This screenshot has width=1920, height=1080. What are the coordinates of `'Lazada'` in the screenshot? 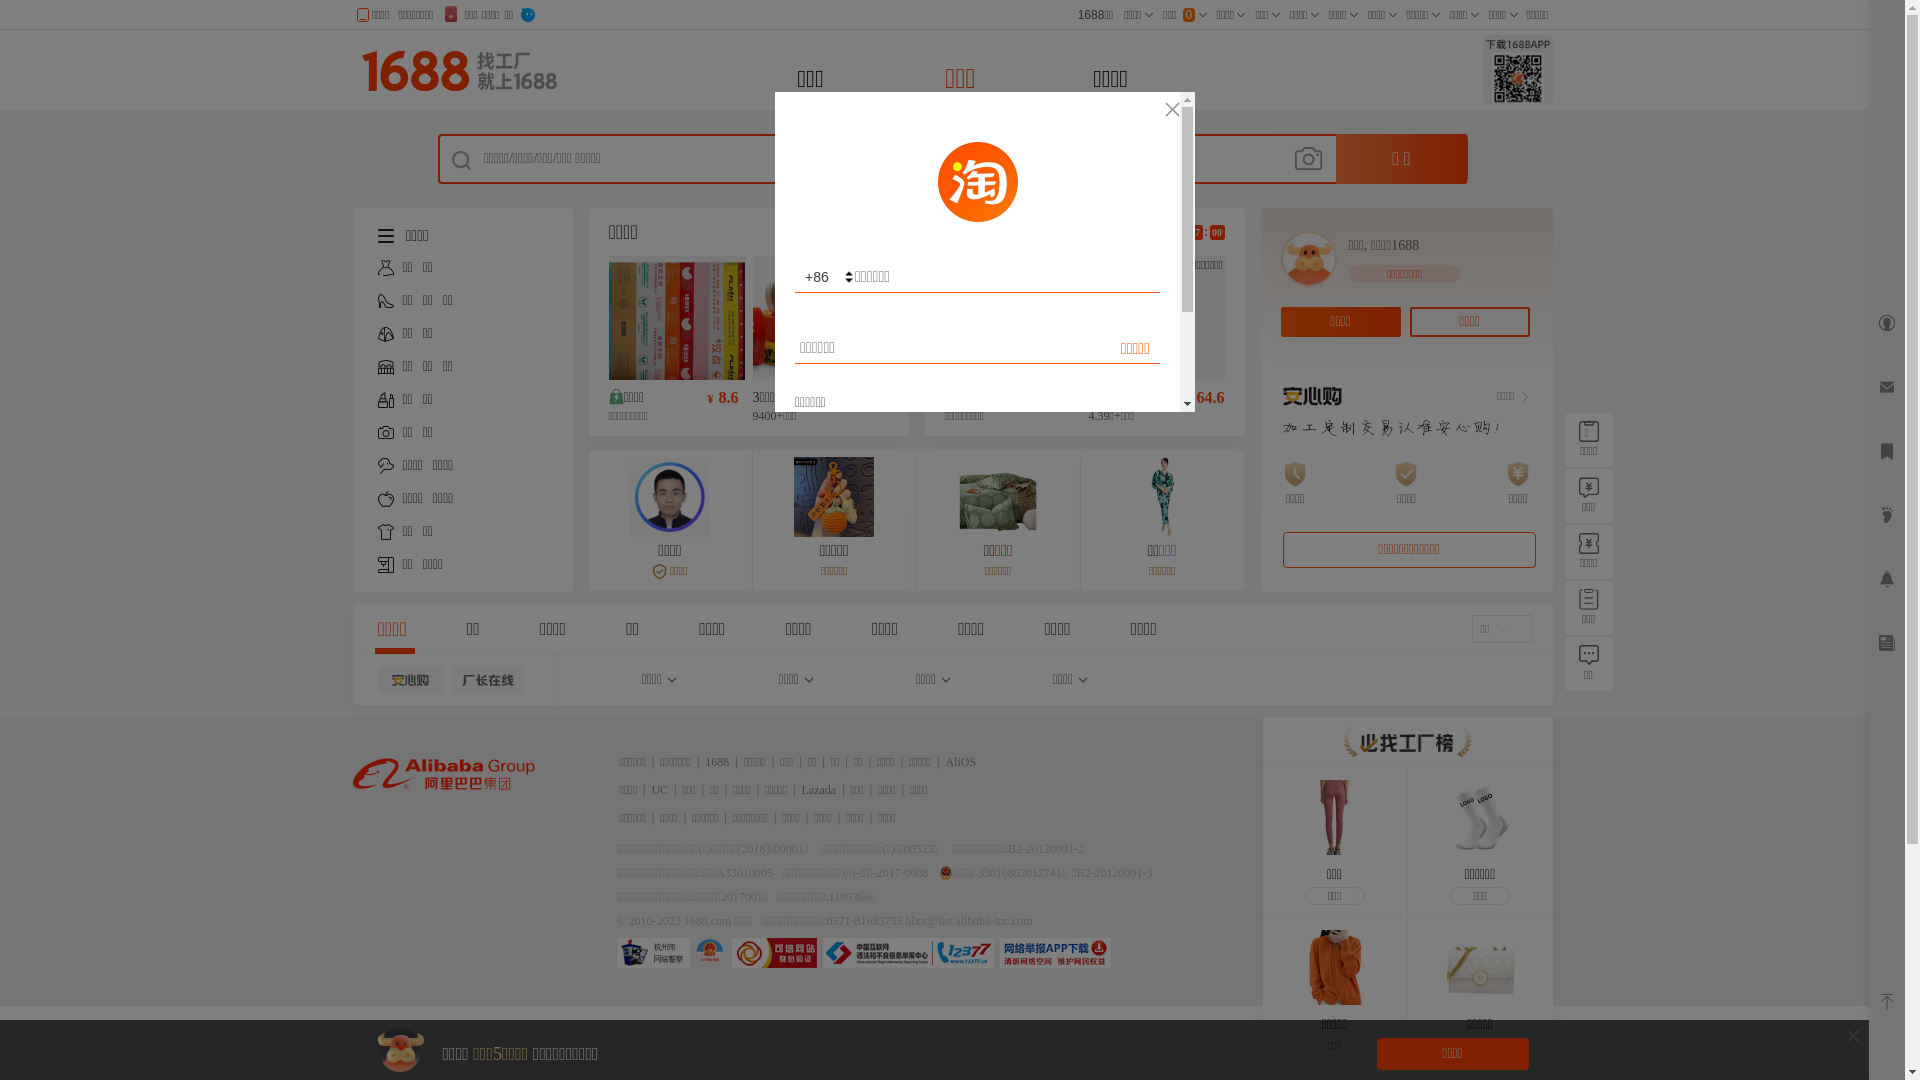 It's located at (801, 789).